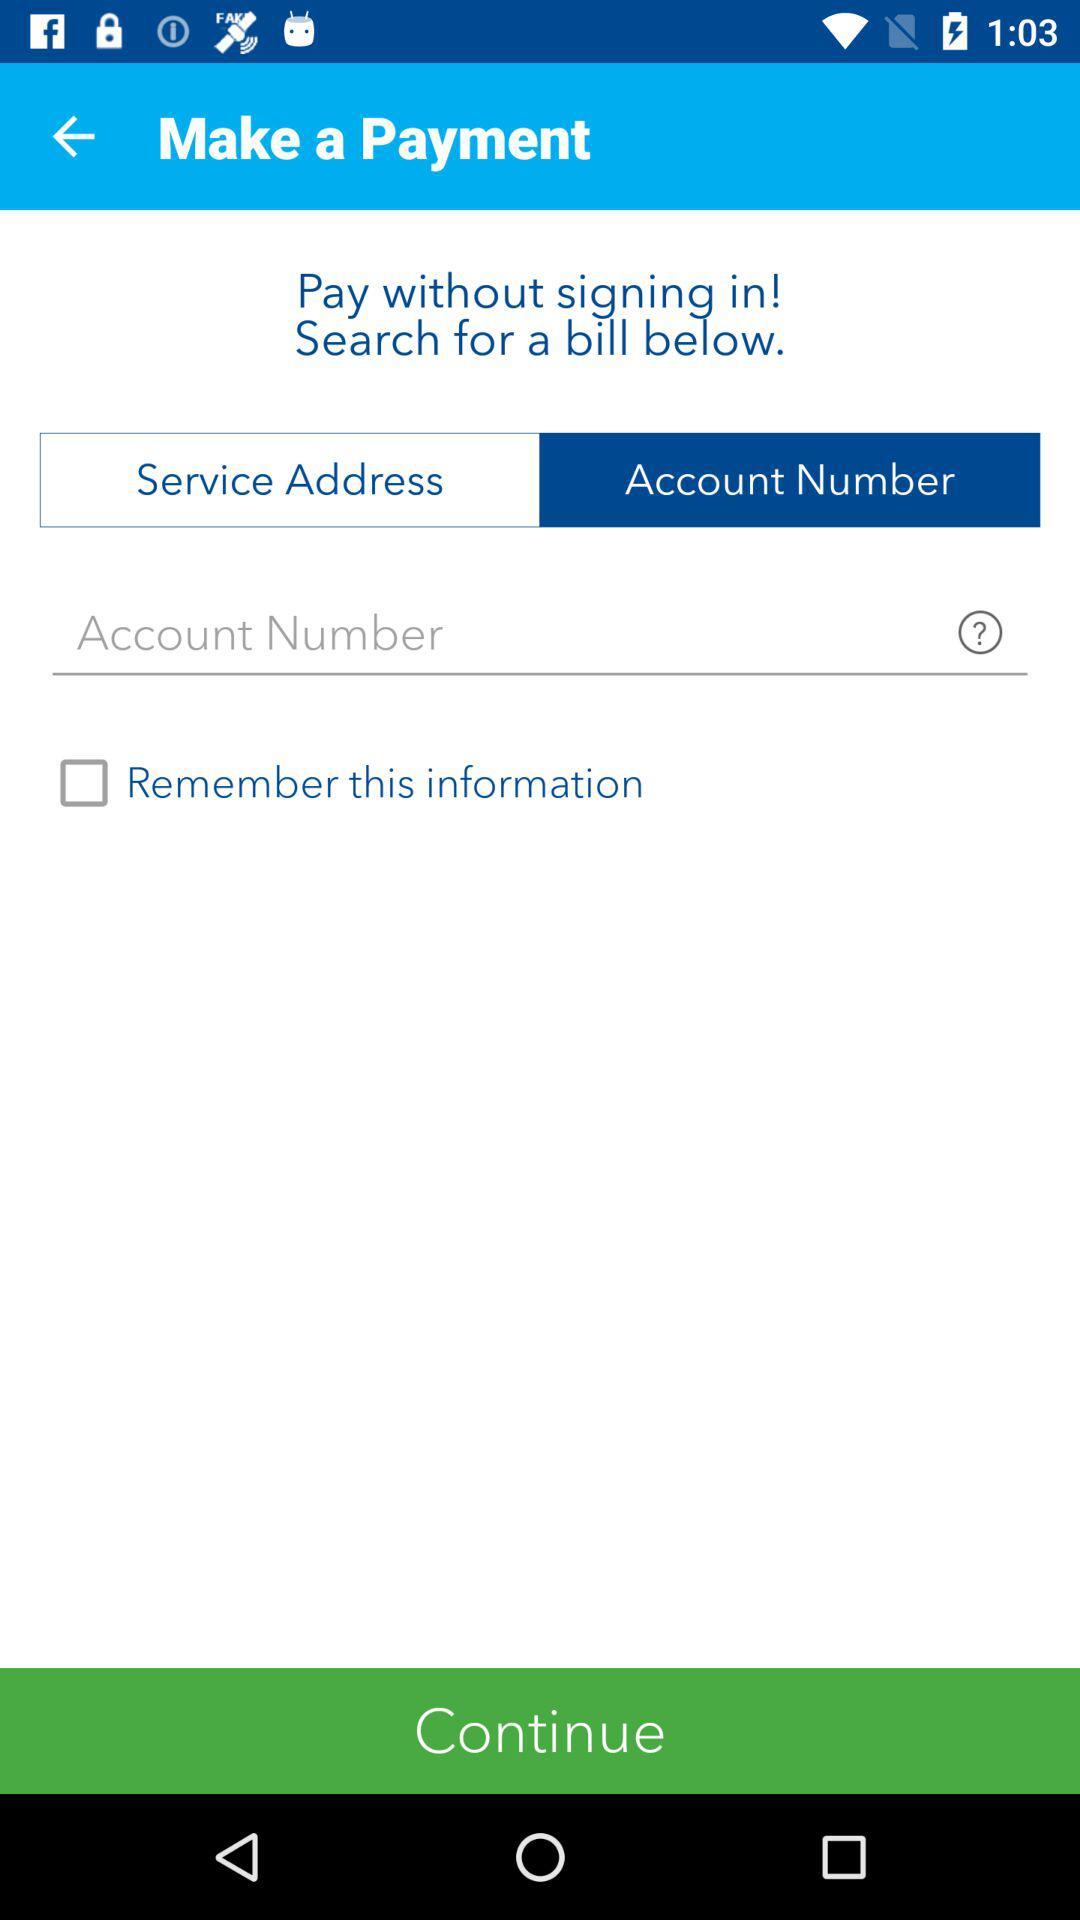  Describe the element at coordinates (289, 480) in the screenshot. I see `service address item` at that location.